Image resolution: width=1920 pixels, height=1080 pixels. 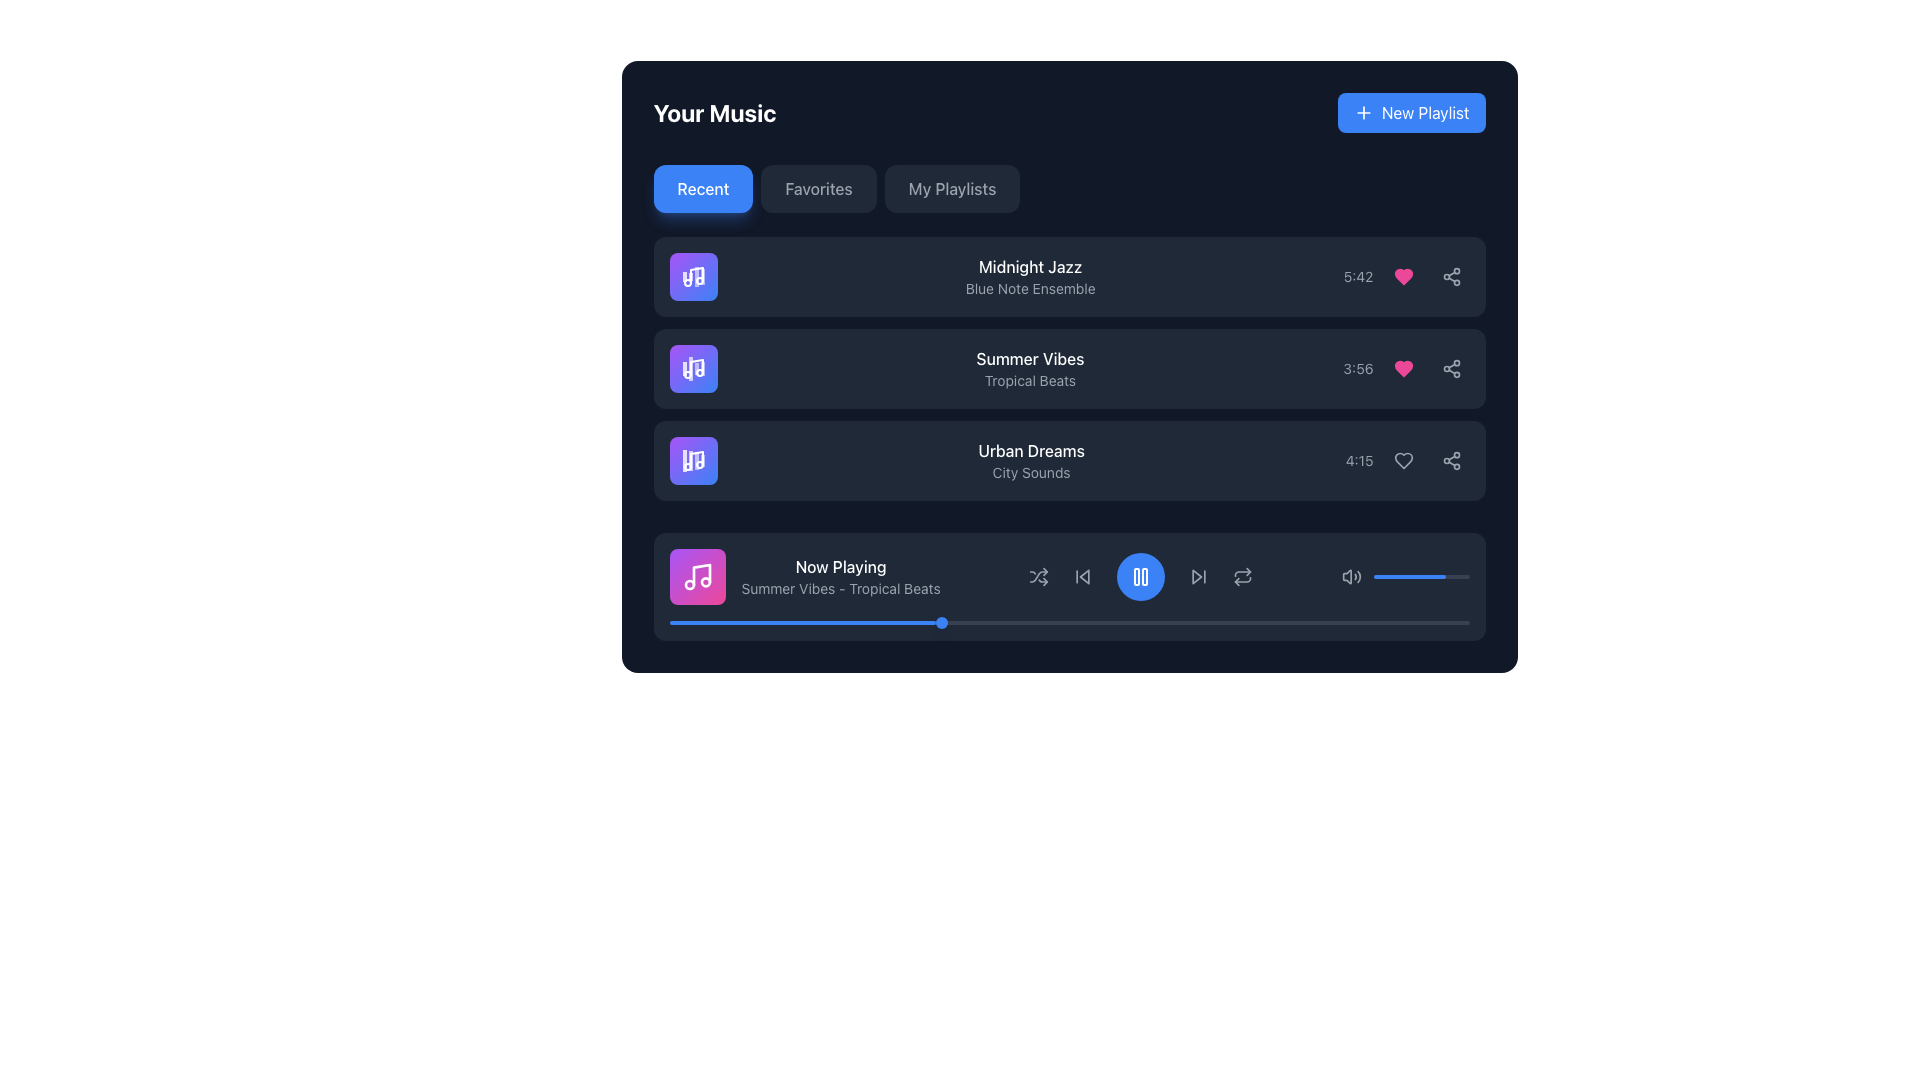 I want to click on progress, so click(x=1325, y=622).